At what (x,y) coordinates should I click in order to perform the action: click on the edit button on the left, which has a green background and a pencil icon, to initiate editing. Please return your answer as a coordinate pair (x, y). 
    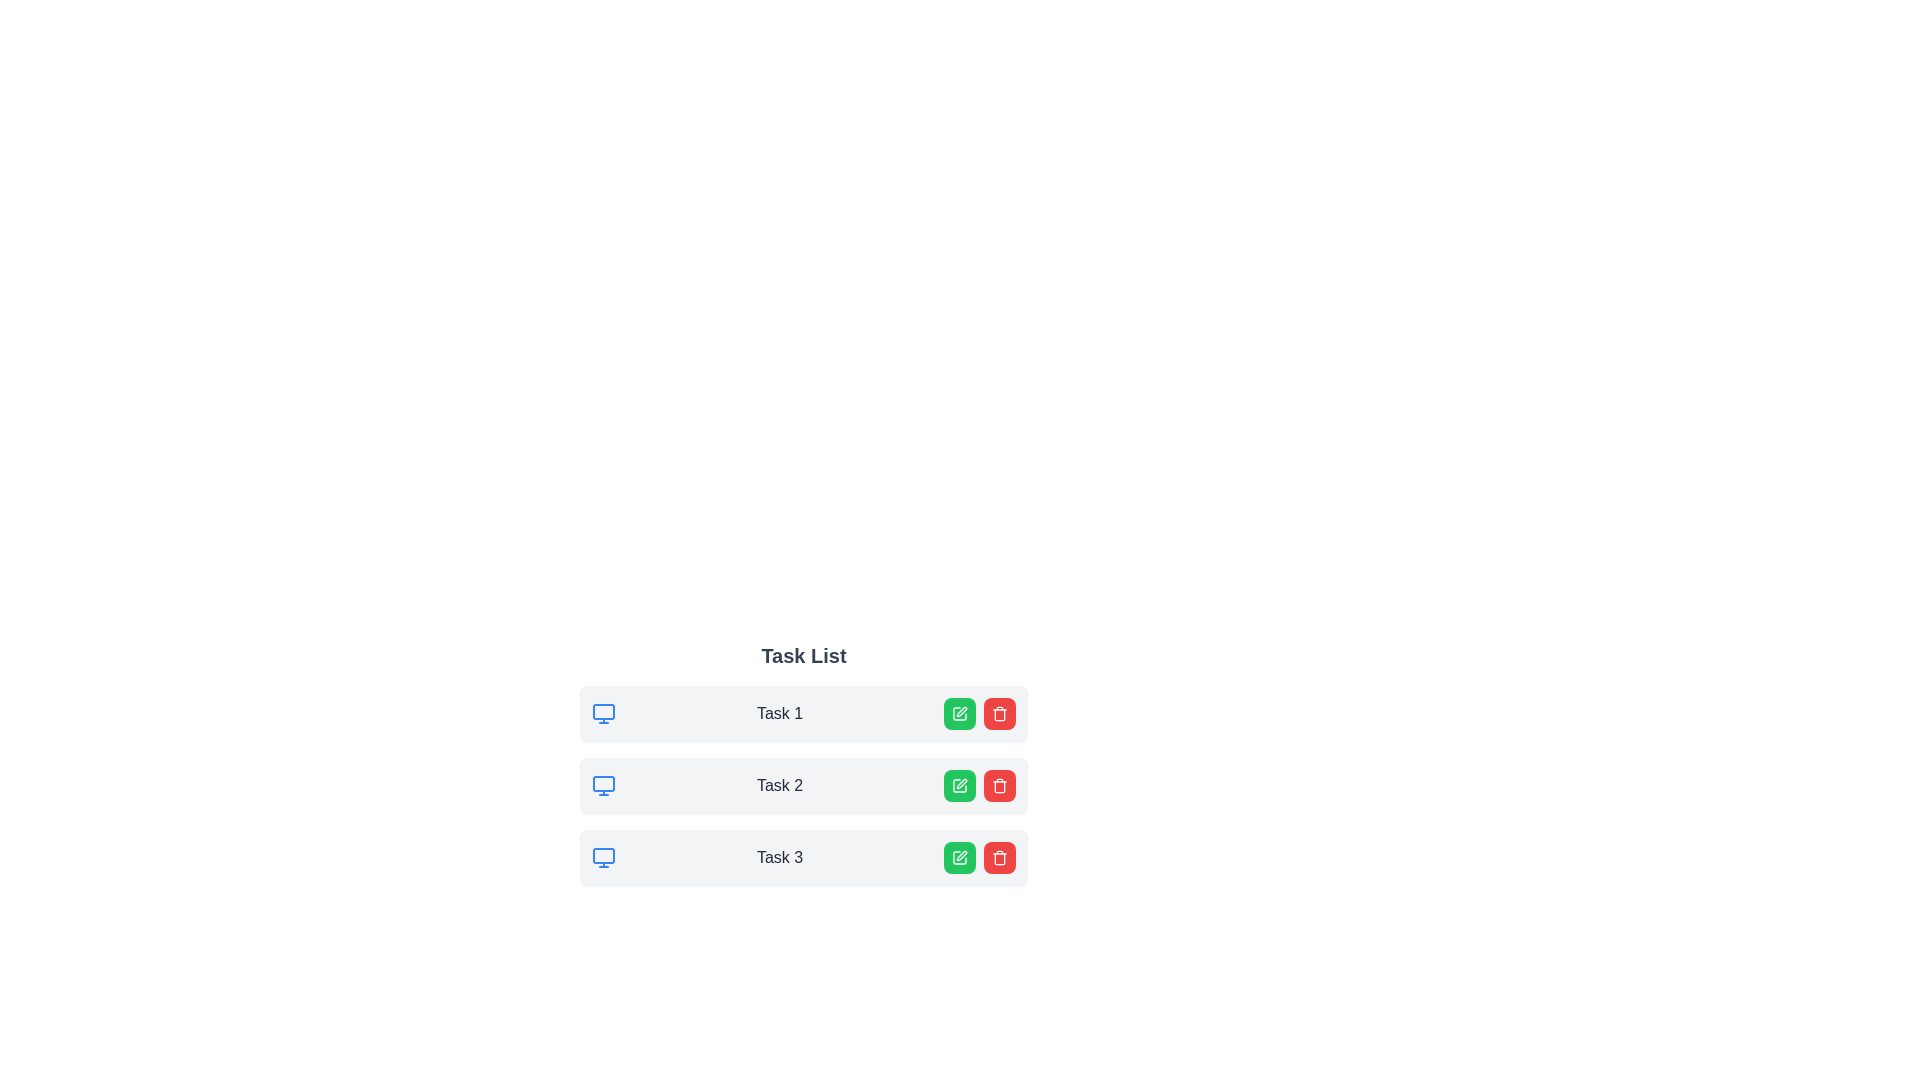
    Looking at the image, I should click on (979, 712).